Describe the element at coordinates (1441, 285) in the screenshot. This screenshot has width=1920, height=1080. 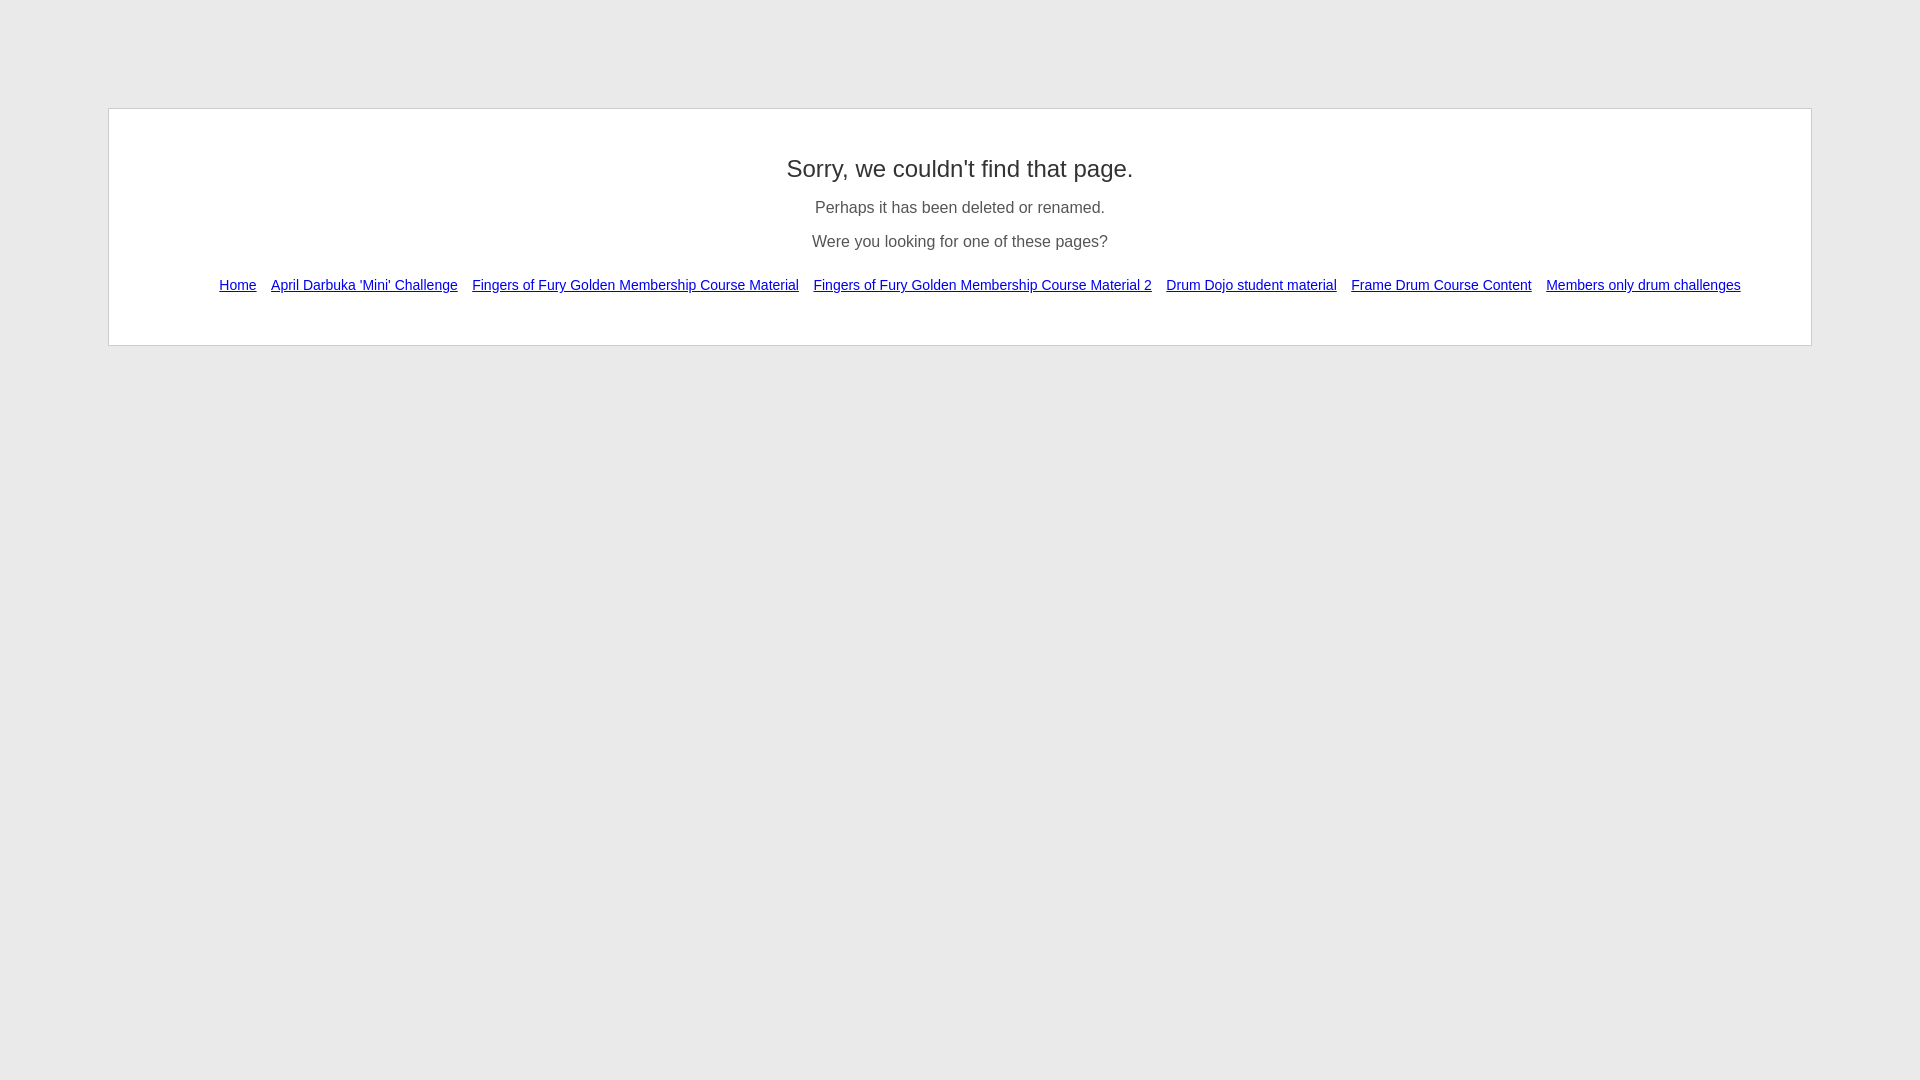
I see `'Frame Drum Course Content'` at that location.